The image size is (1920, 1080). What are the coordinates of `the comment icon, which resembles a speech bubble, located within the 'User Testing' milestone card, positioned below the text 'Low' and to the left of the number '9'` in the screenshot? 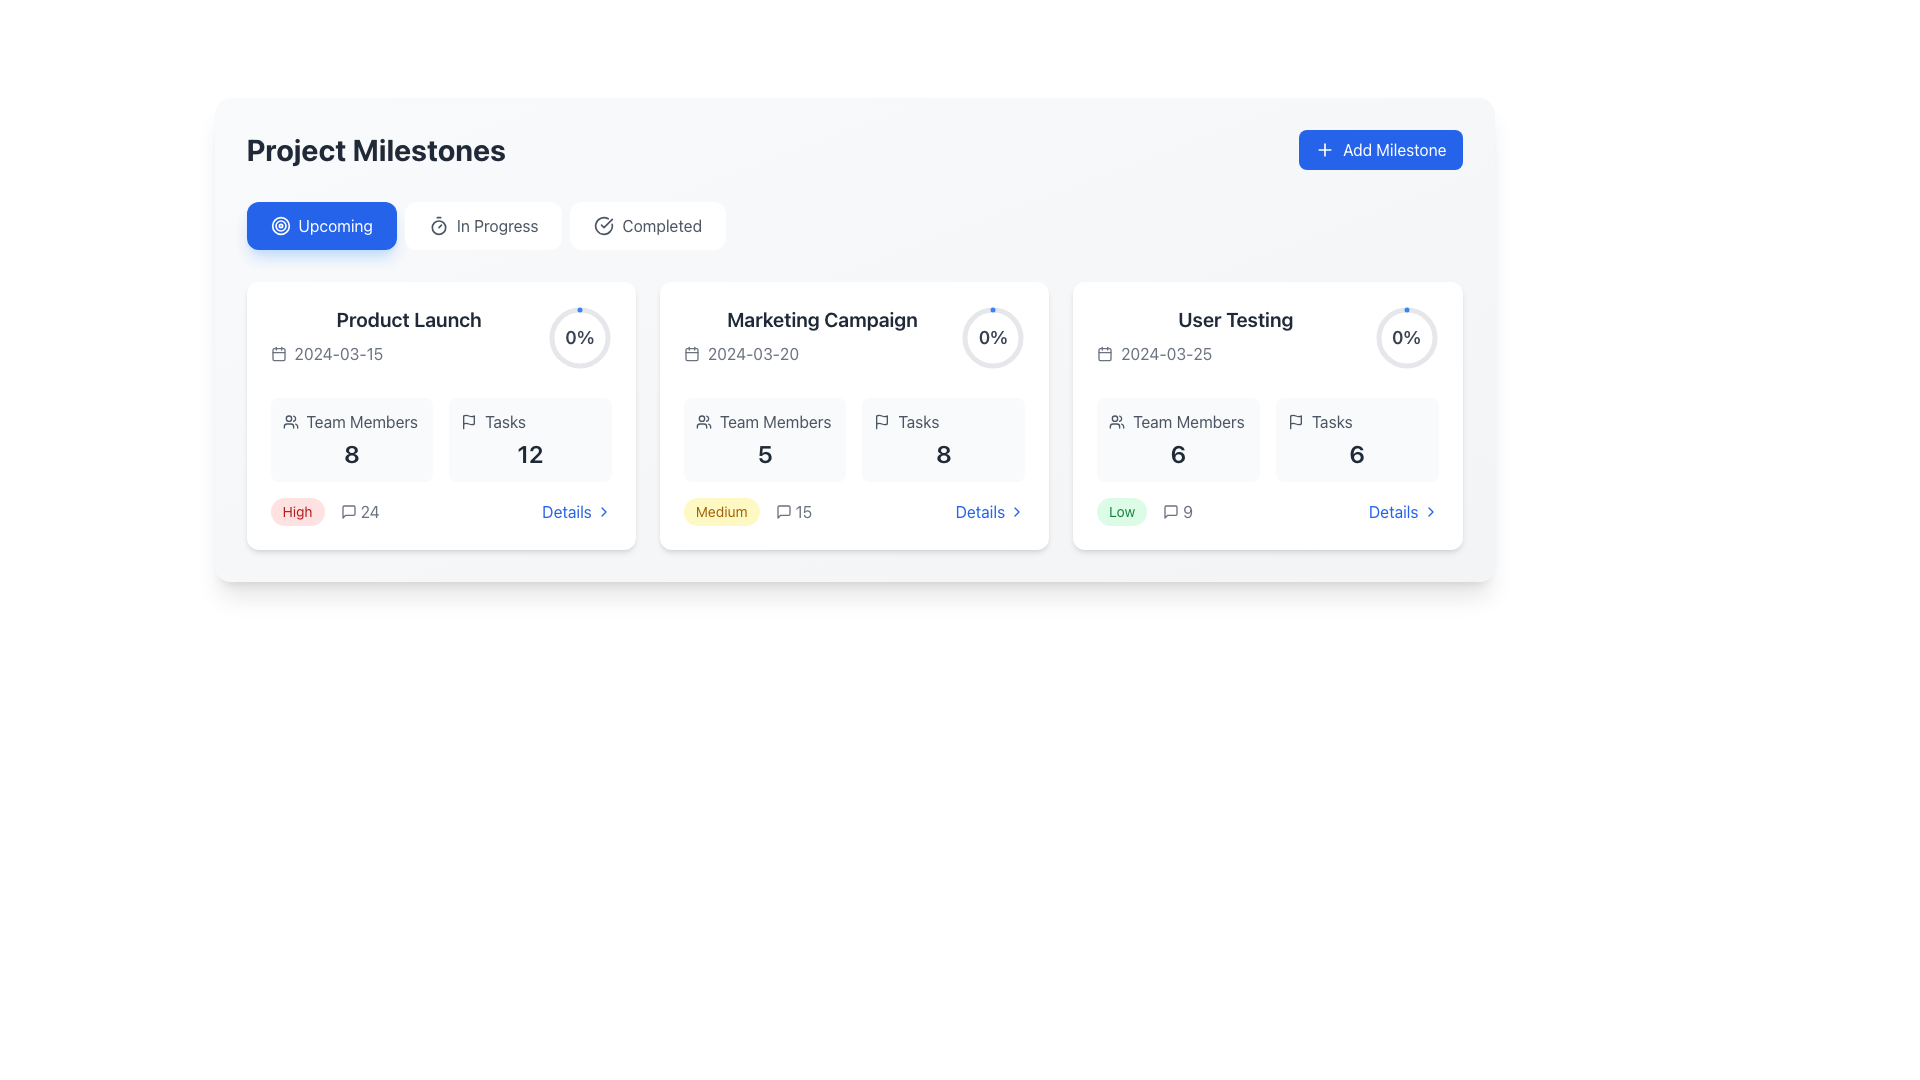 It's located at (1171, 511).